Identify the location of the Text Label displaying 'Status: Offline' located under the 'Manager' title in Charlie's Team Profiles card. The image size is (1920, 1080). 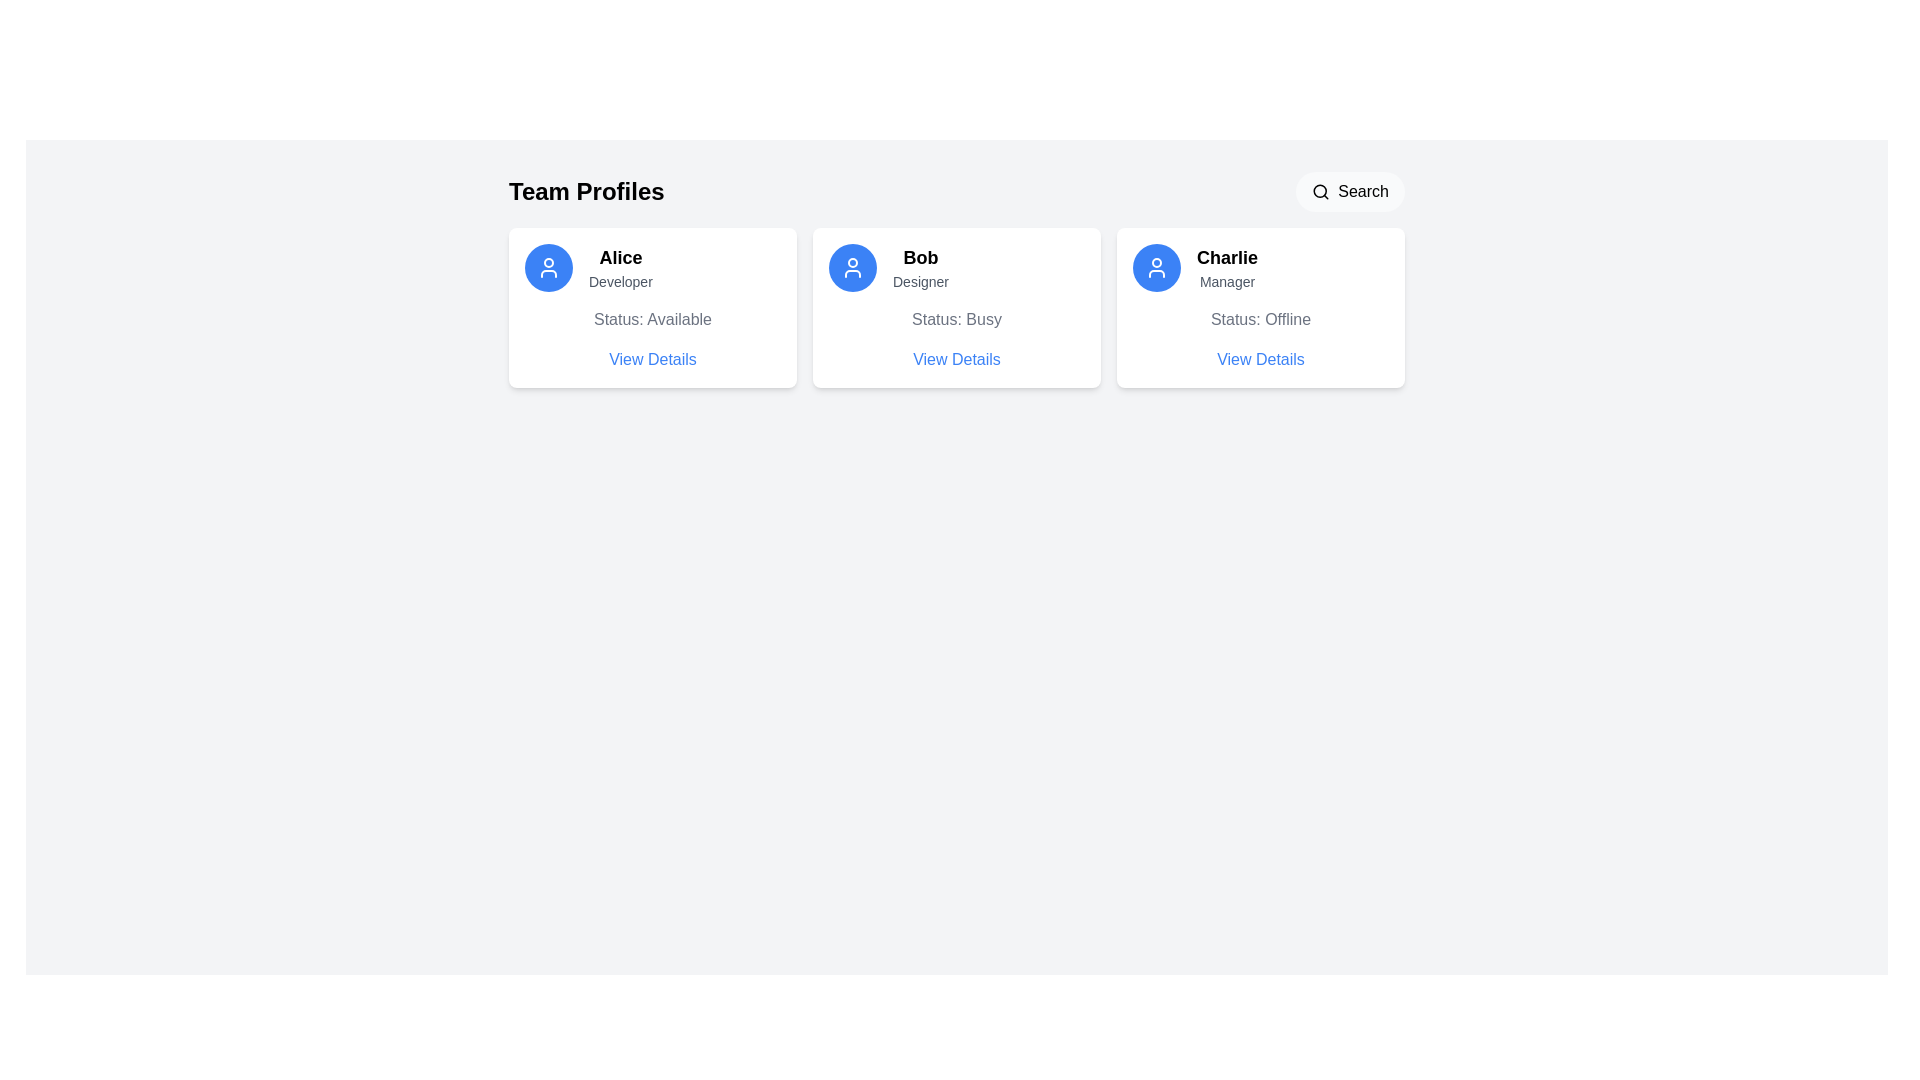
(1260, 319).